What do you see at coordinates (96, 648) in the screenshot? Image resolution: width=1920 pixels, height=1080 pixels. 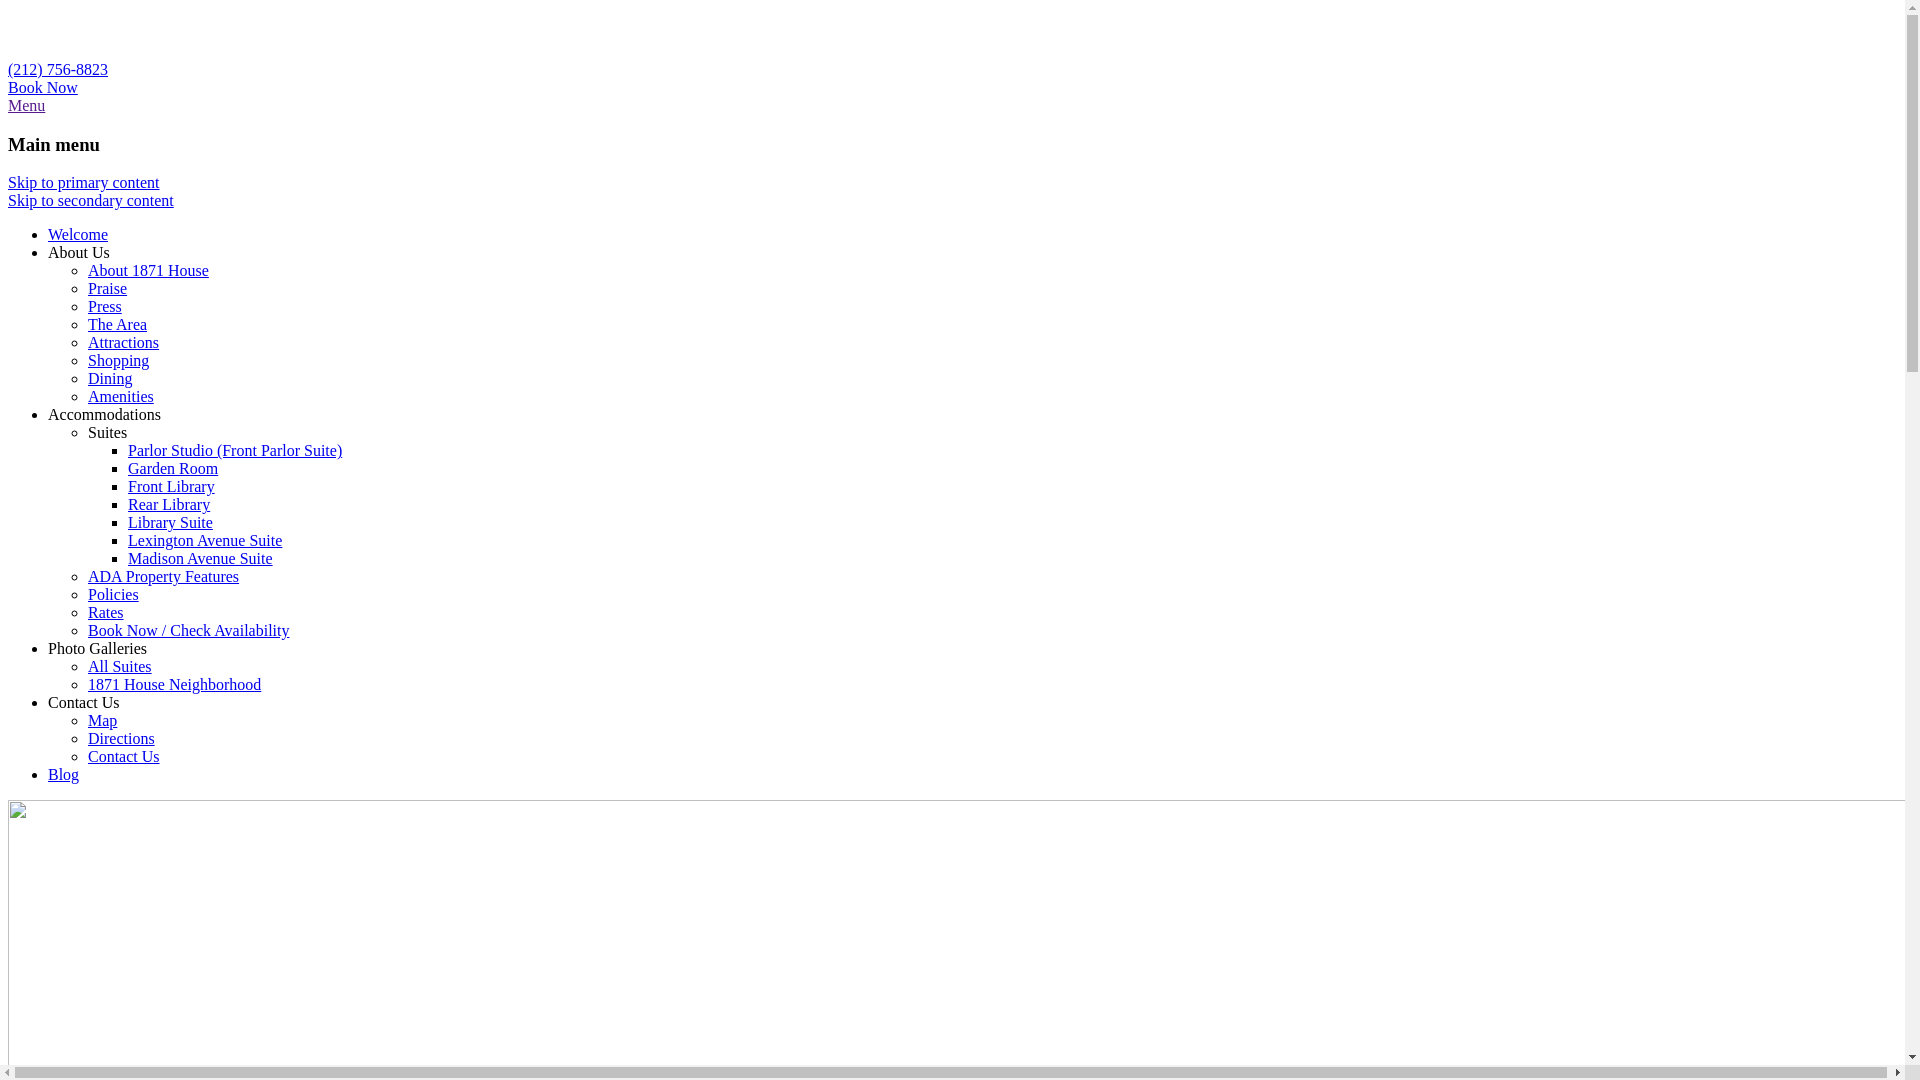 I see `'Photo Galleries'` at bounding box center [96, 648].